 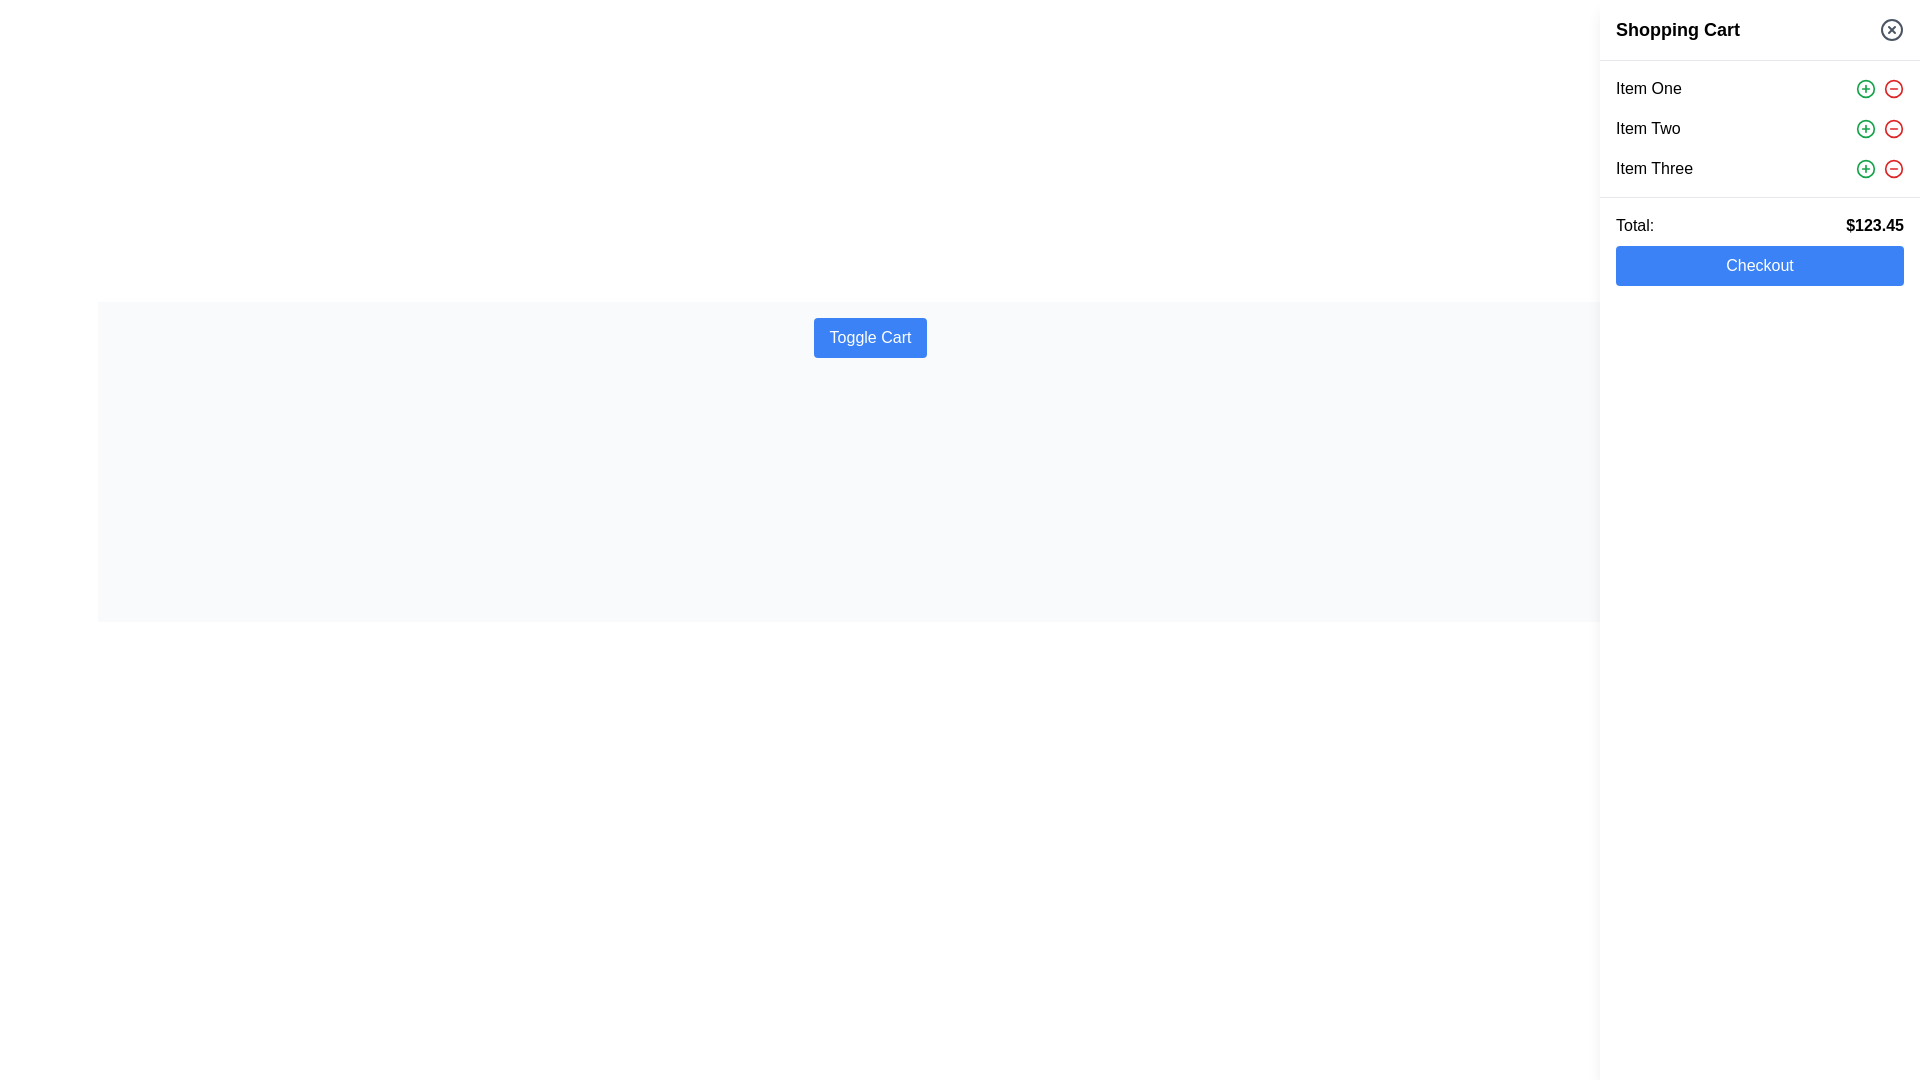 What do you see at coordinates (1879, 128) in the screenshot?
I see `the interactive control group consisting of a green '+' icon and a red '-' icon located to the right of the 'Item Two' label in the shopping cart interface` at bounding box center [1879, 128].